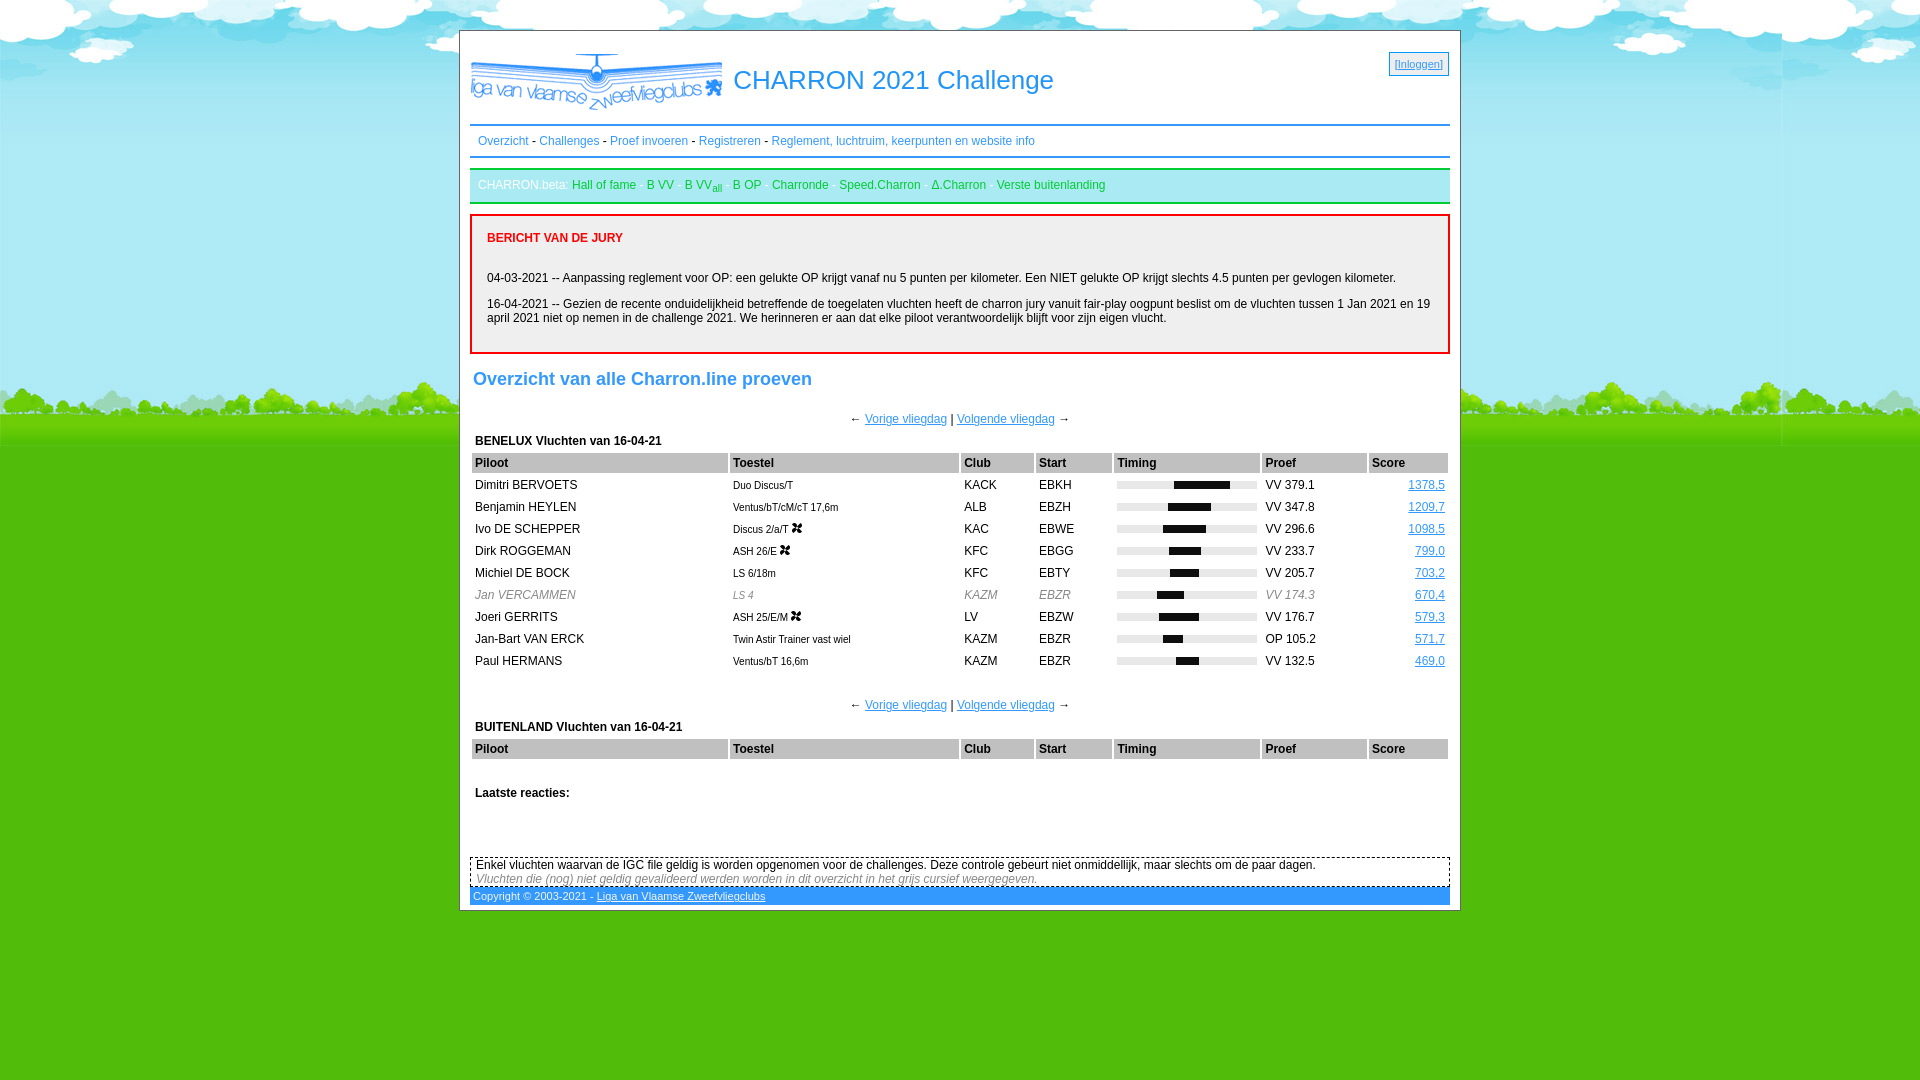 This screenshot has width=1920, height=1080. I want to click on 'Liga van Vlaamse Zweefvliegclubs', so click(681, 894).